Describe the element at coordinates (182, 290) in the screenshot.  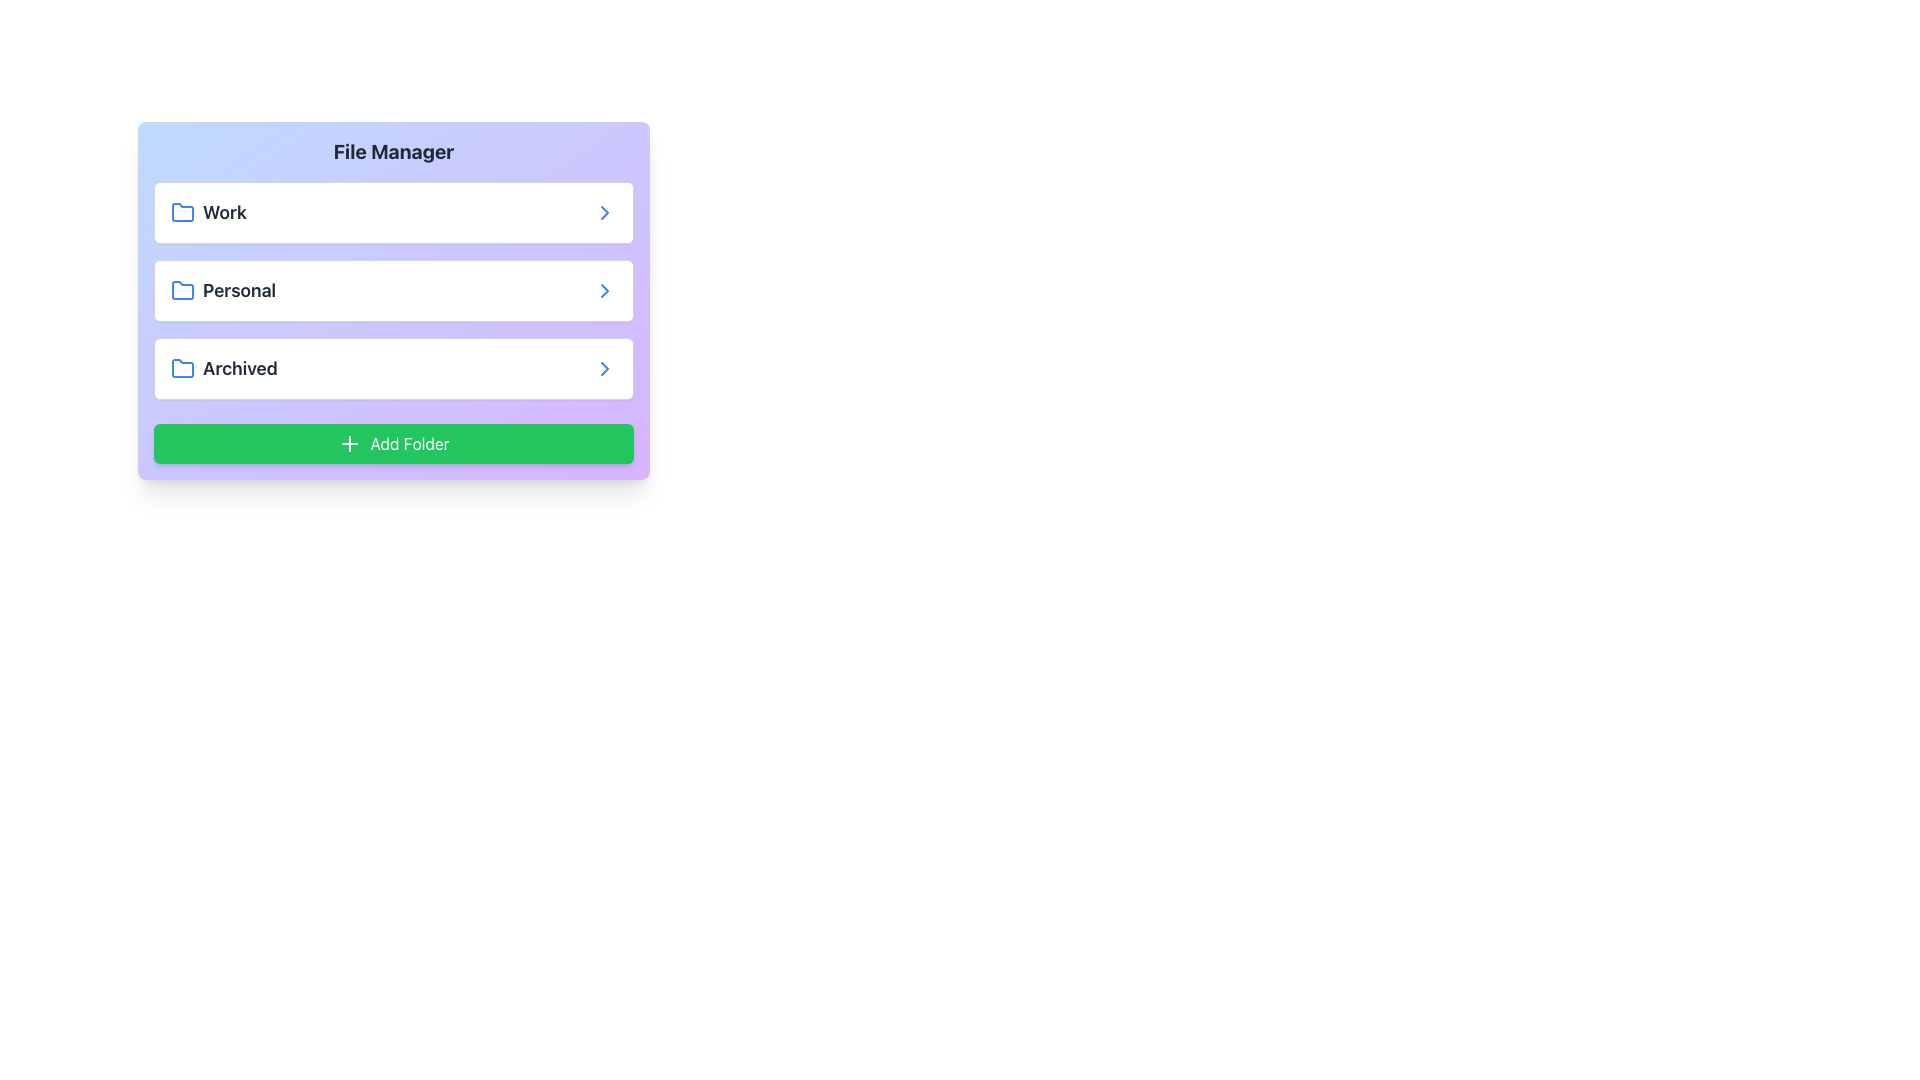
I see `the blue folder icon at the beginning of the 'Personal' list item in the 'File Manager' interface` at that location.